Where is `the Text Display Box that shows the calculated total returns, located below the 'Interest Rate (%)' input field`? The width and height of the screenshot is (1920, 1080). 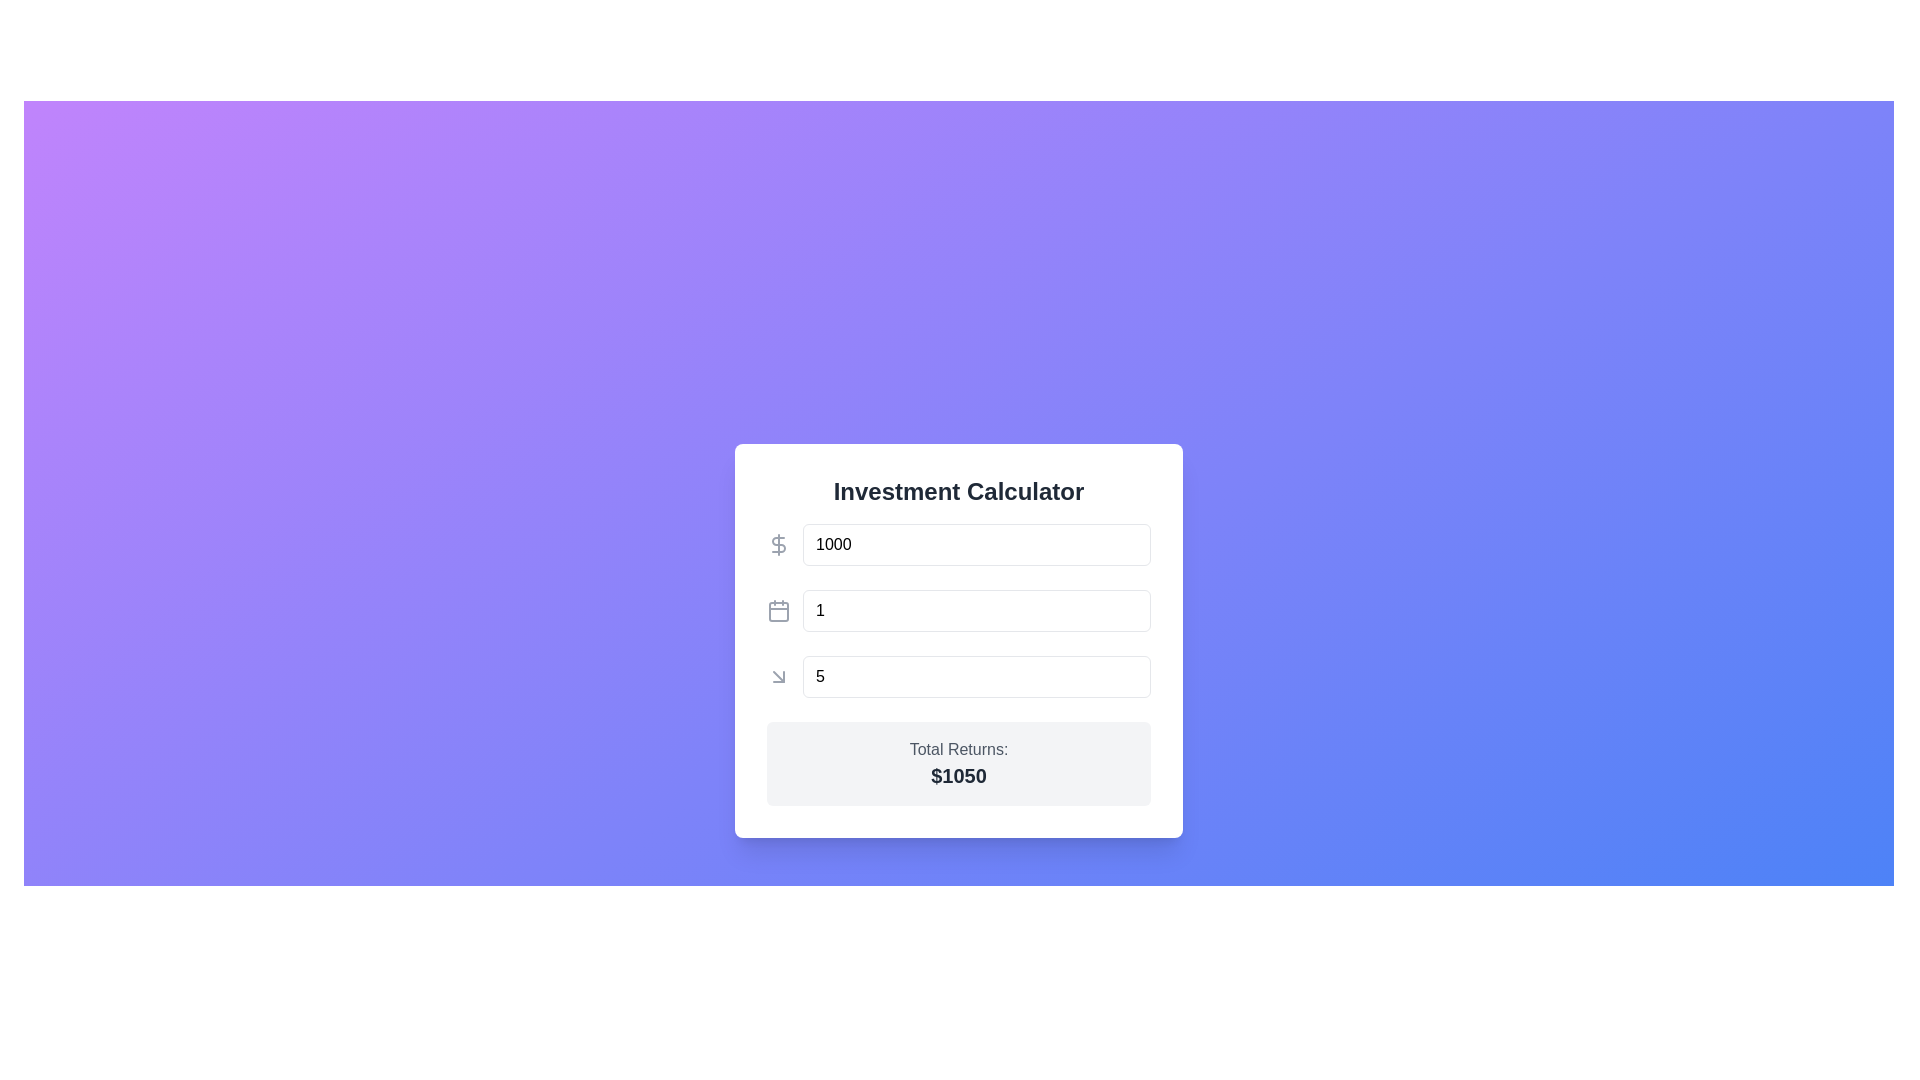
the Text Display Box that shows the calculated total returns, located below the 'Interest Rate (%)' input field is located at coordinates (958, 763).